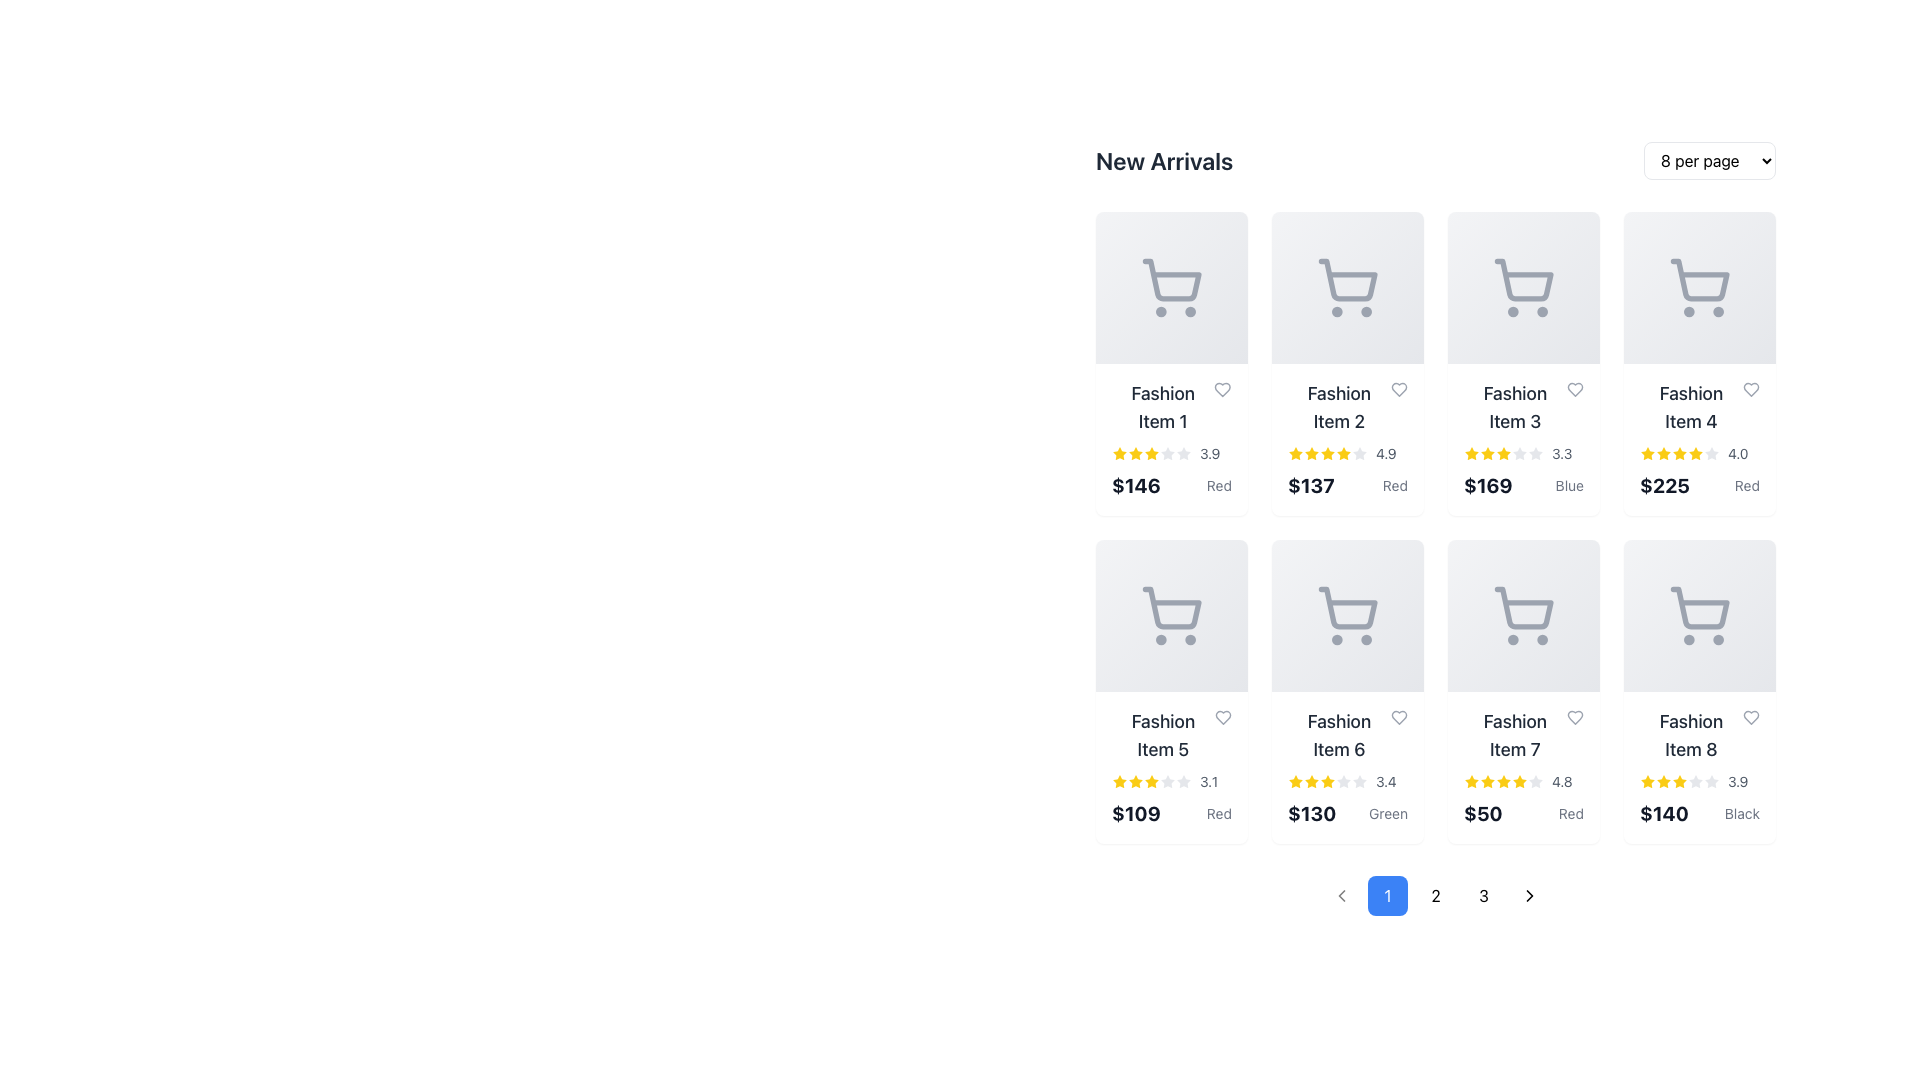 This screenshot has width=1920, height=1080. I want to click on text content of the small text label displaying 'Red' in gray font, located below the price '$146' in the first product card of the grid layout, so click(1218, 486).